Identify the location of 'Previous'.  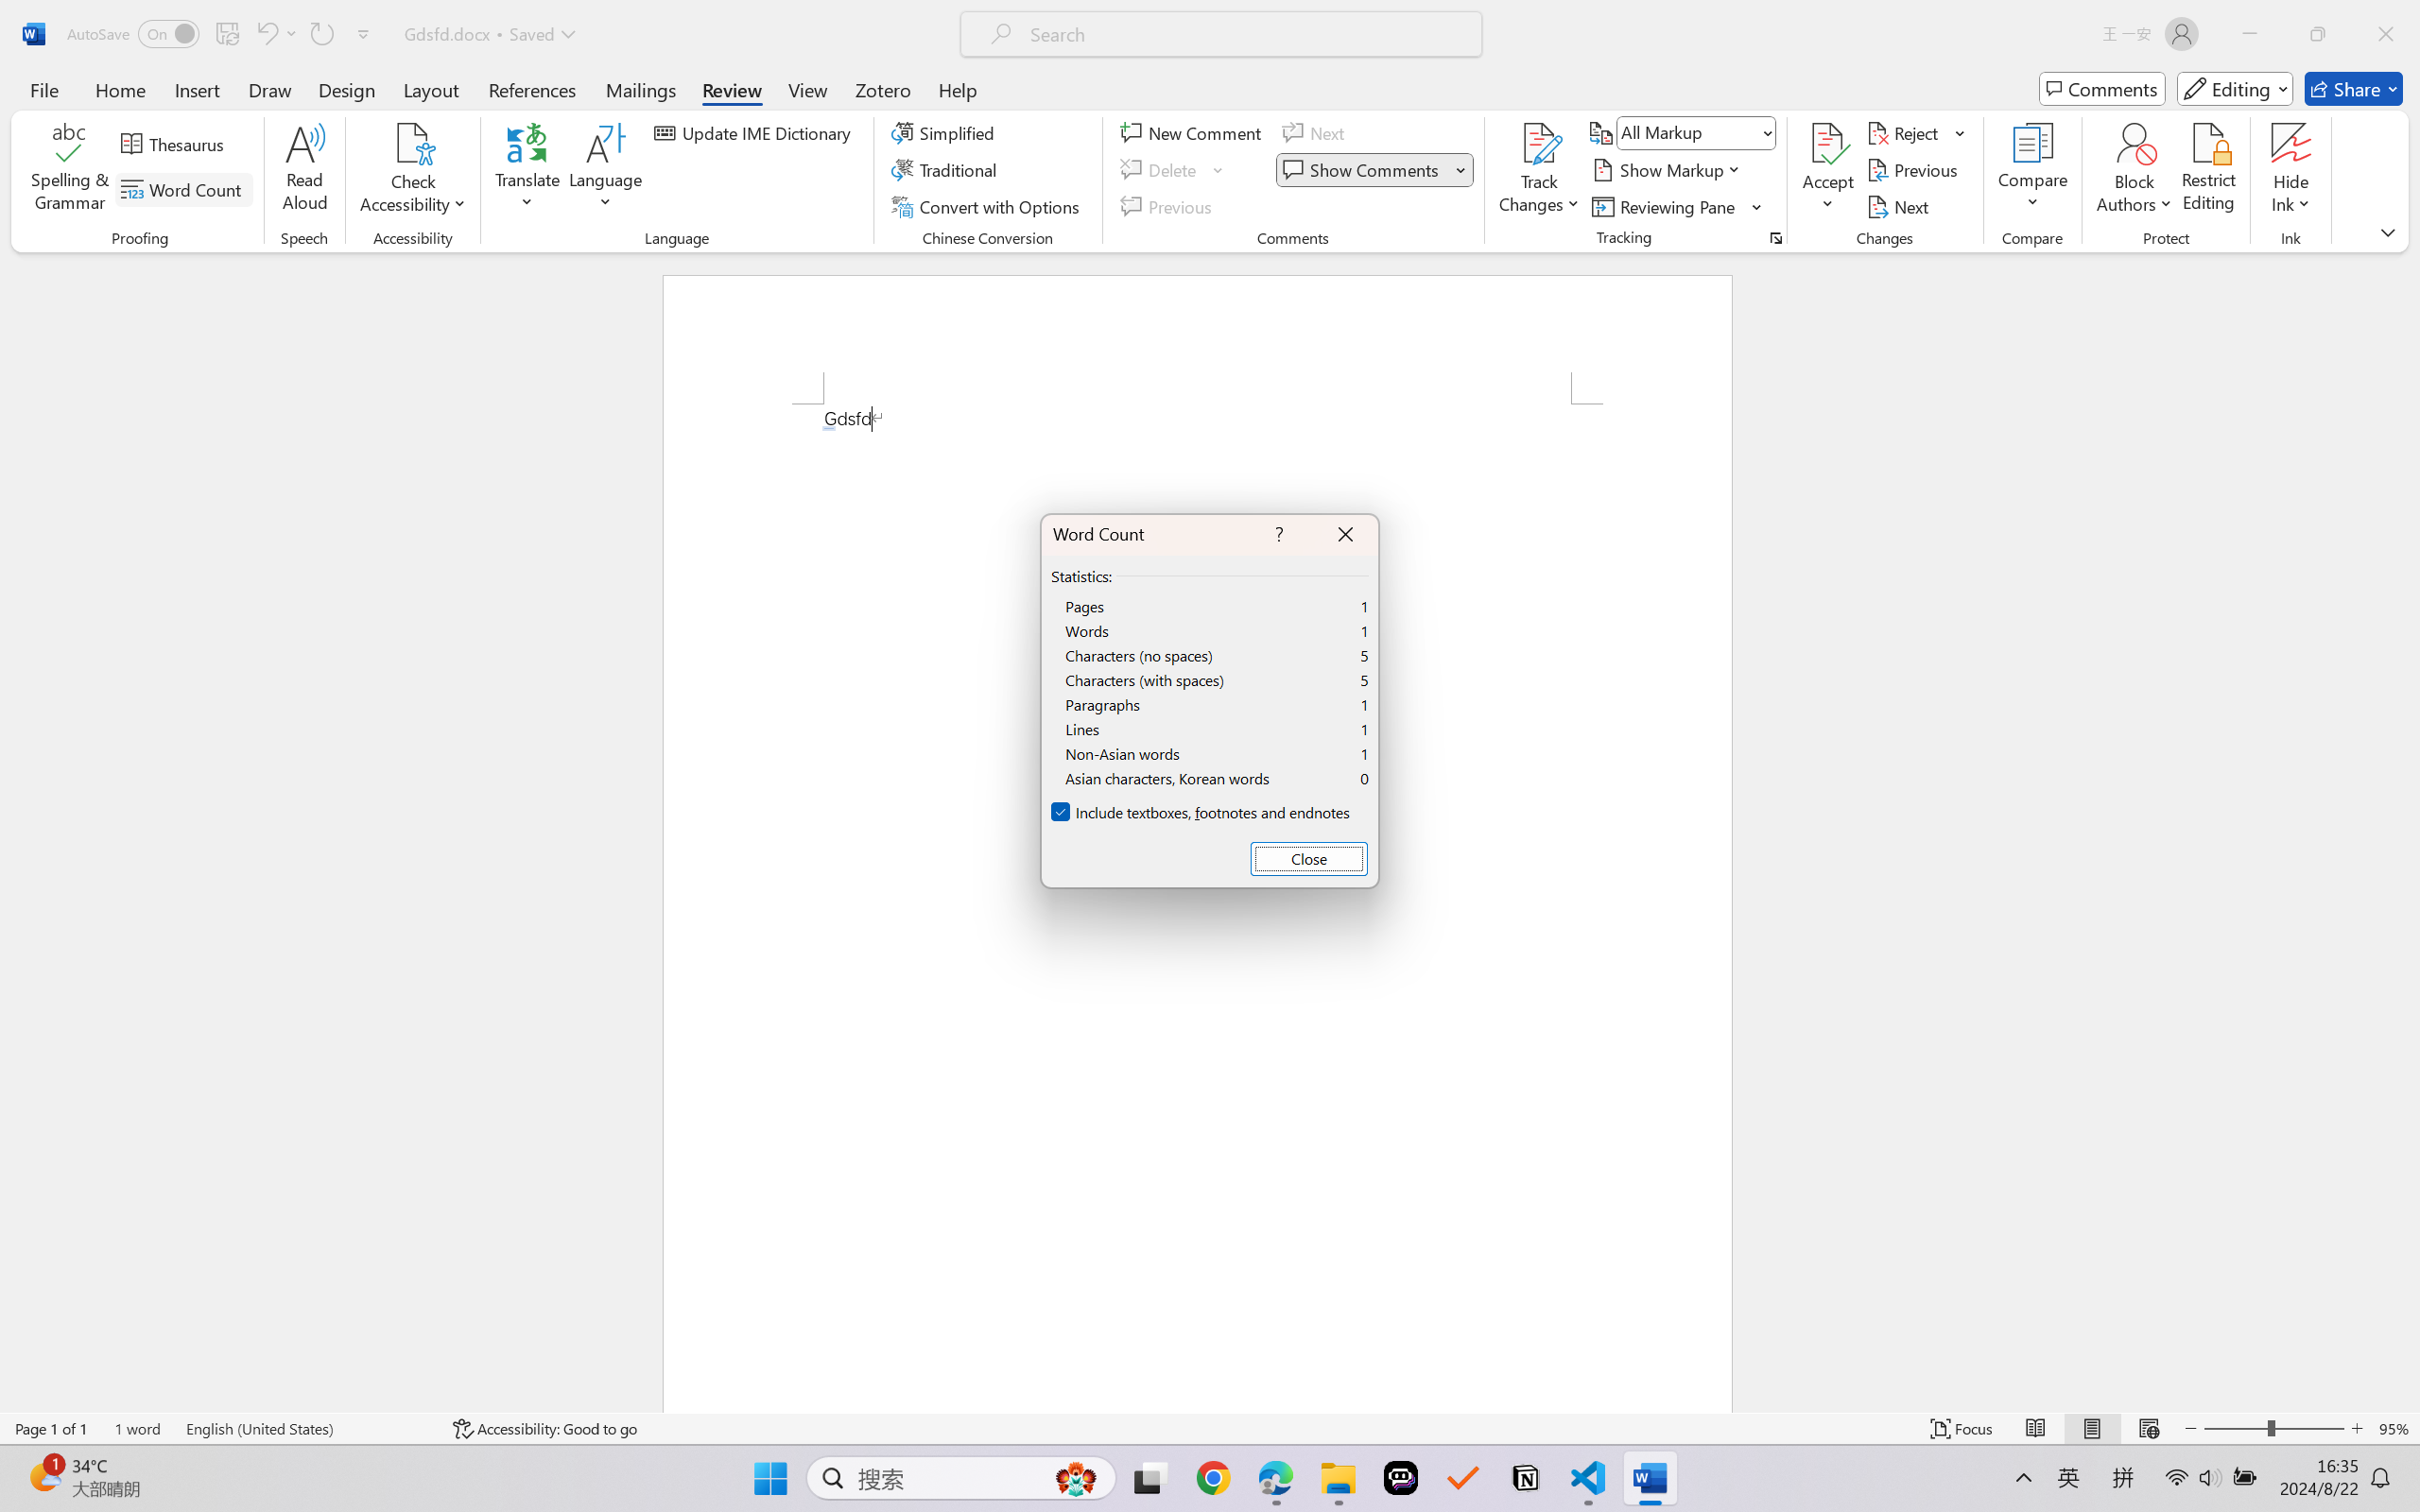
(1914, 170).